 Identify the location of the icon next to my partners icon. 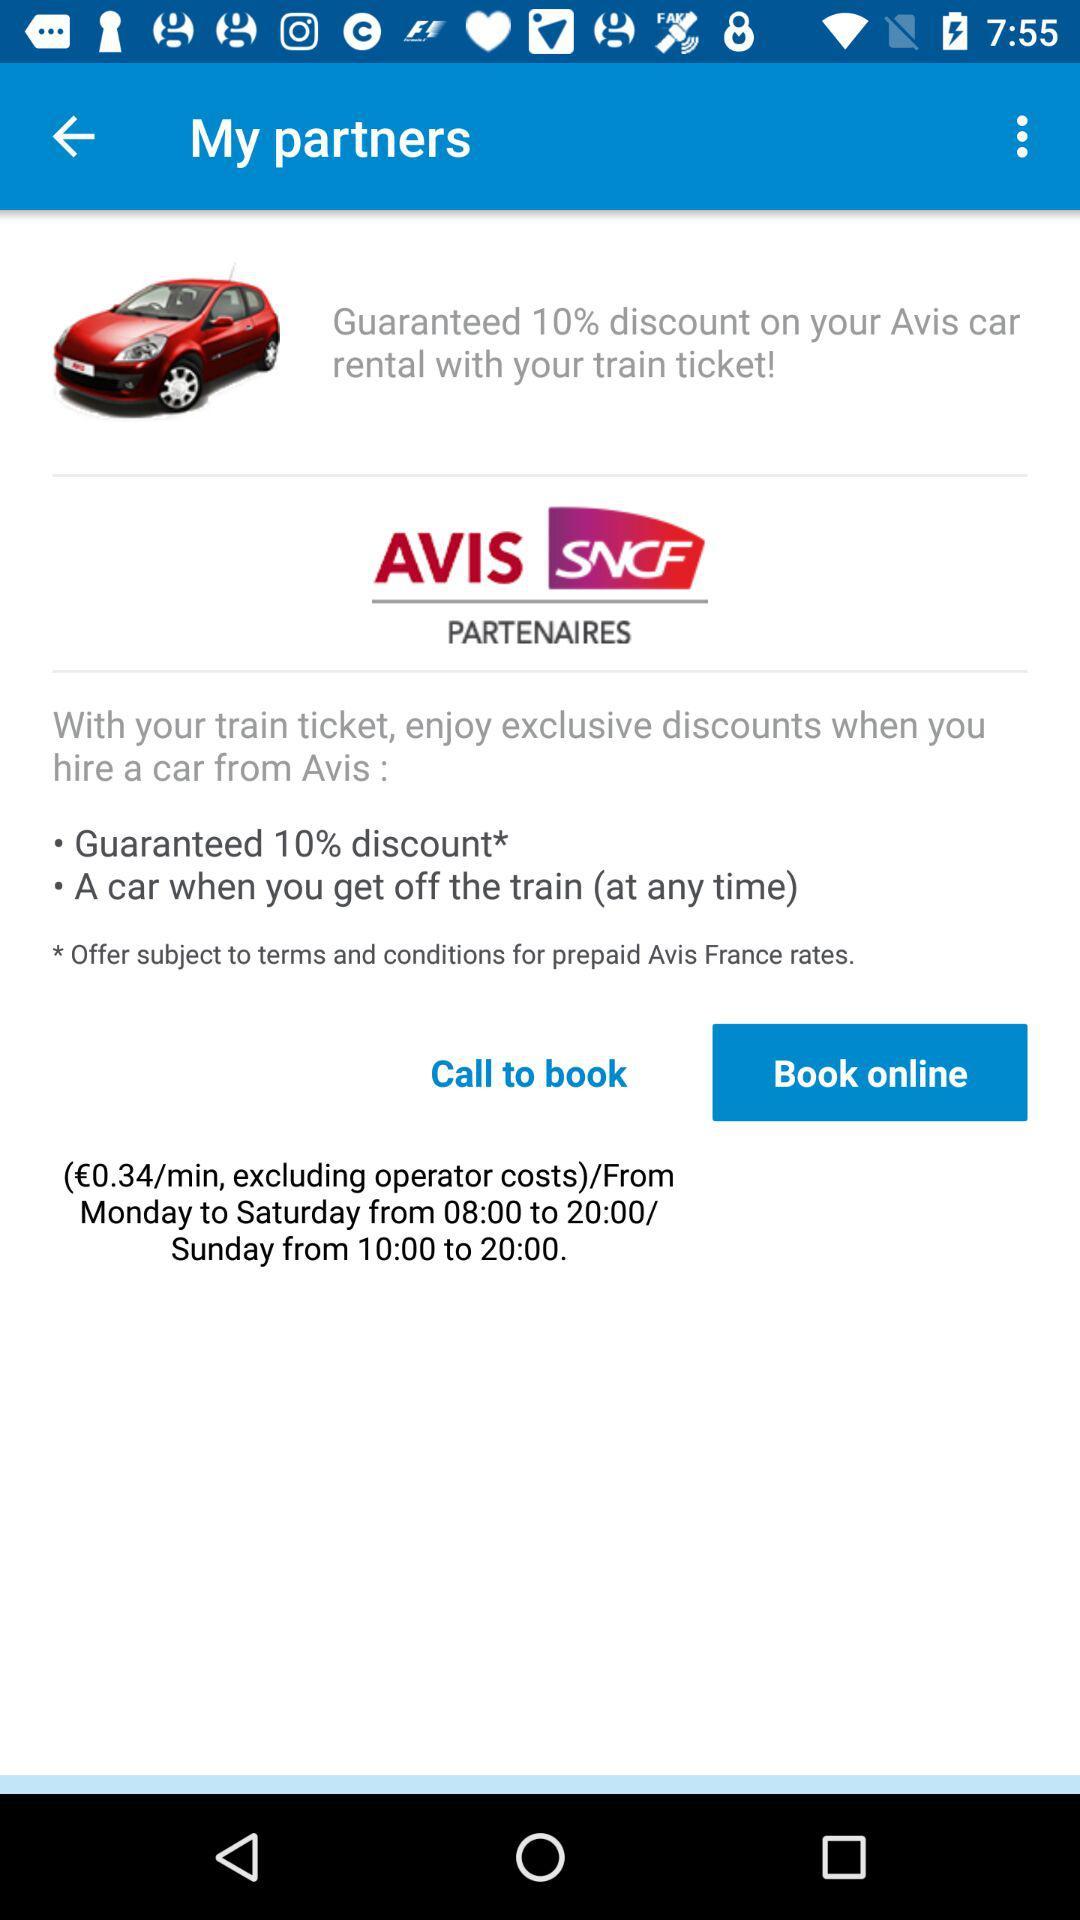
(72, 135).